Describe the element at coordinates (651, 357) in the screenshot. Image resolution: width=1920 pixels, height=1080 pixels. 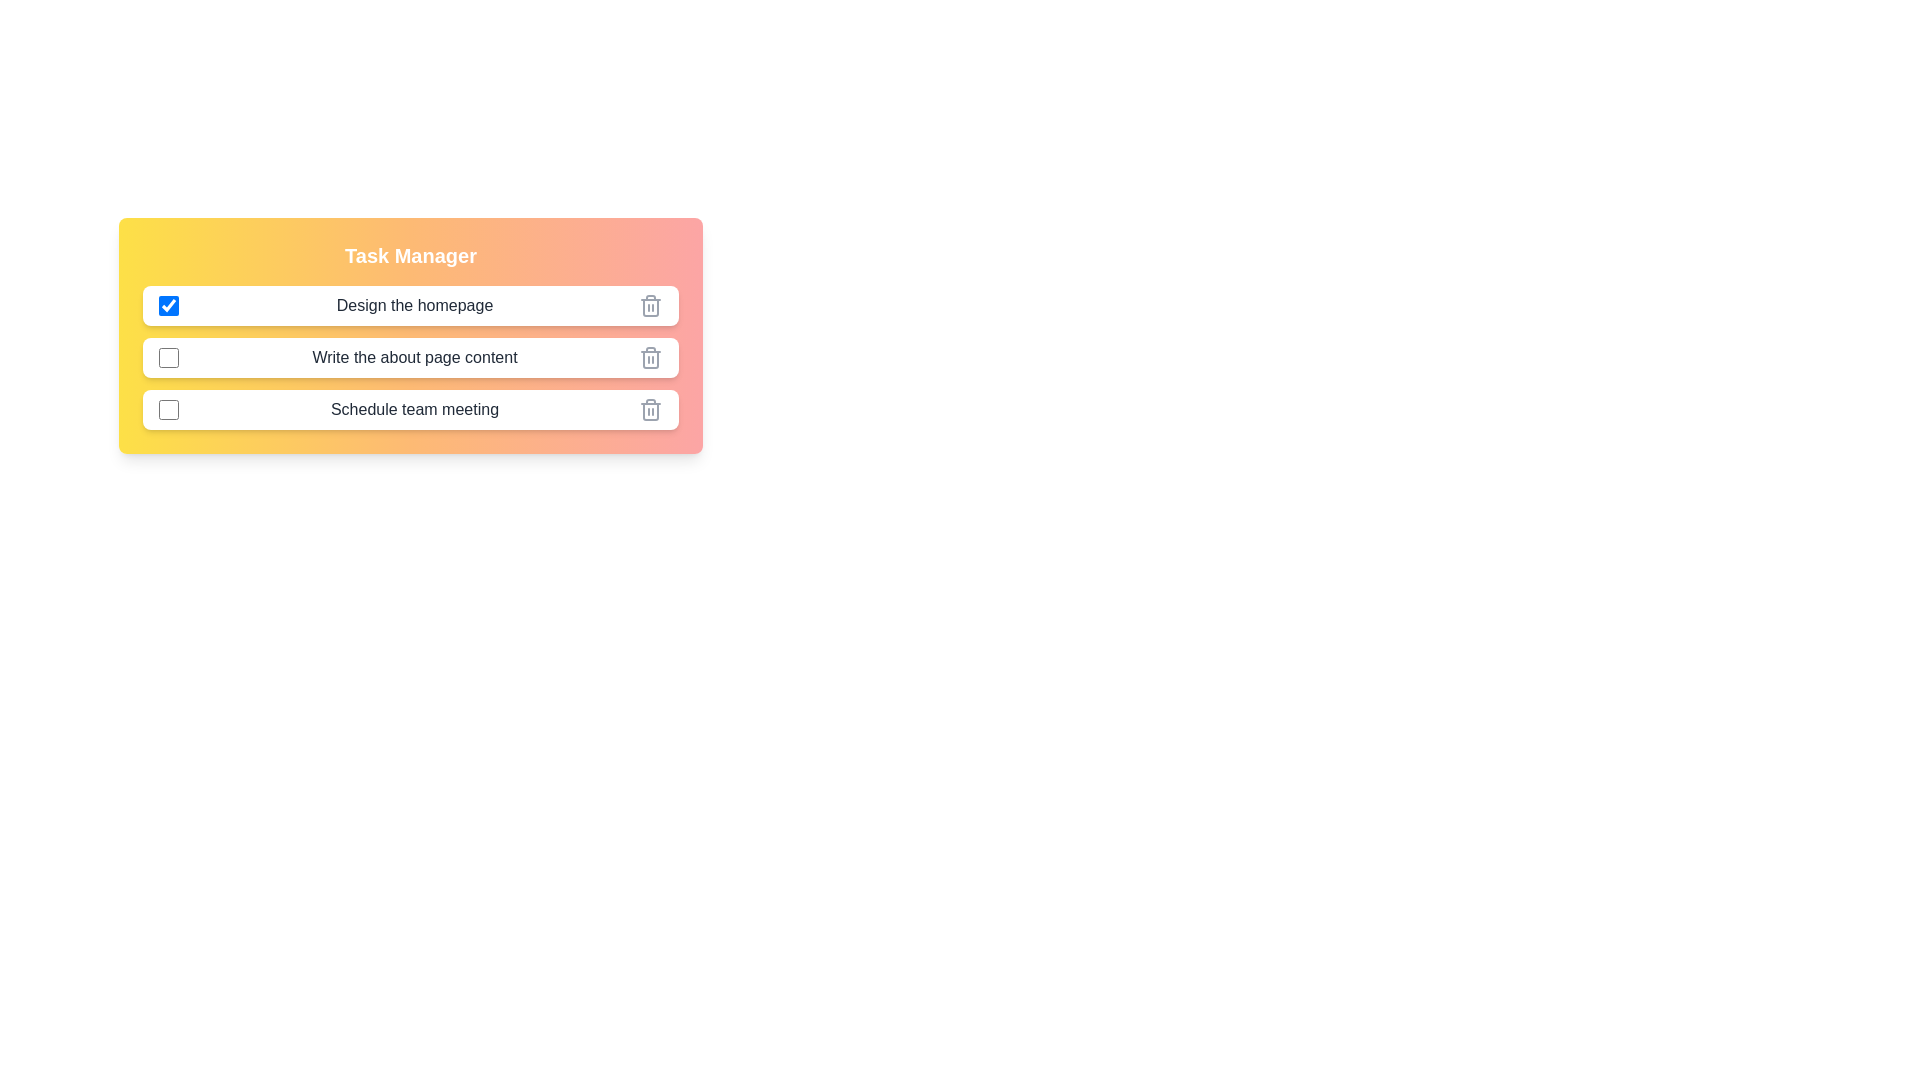
I see `the delete icon for the task titled 'Write the about page content'` at that location.